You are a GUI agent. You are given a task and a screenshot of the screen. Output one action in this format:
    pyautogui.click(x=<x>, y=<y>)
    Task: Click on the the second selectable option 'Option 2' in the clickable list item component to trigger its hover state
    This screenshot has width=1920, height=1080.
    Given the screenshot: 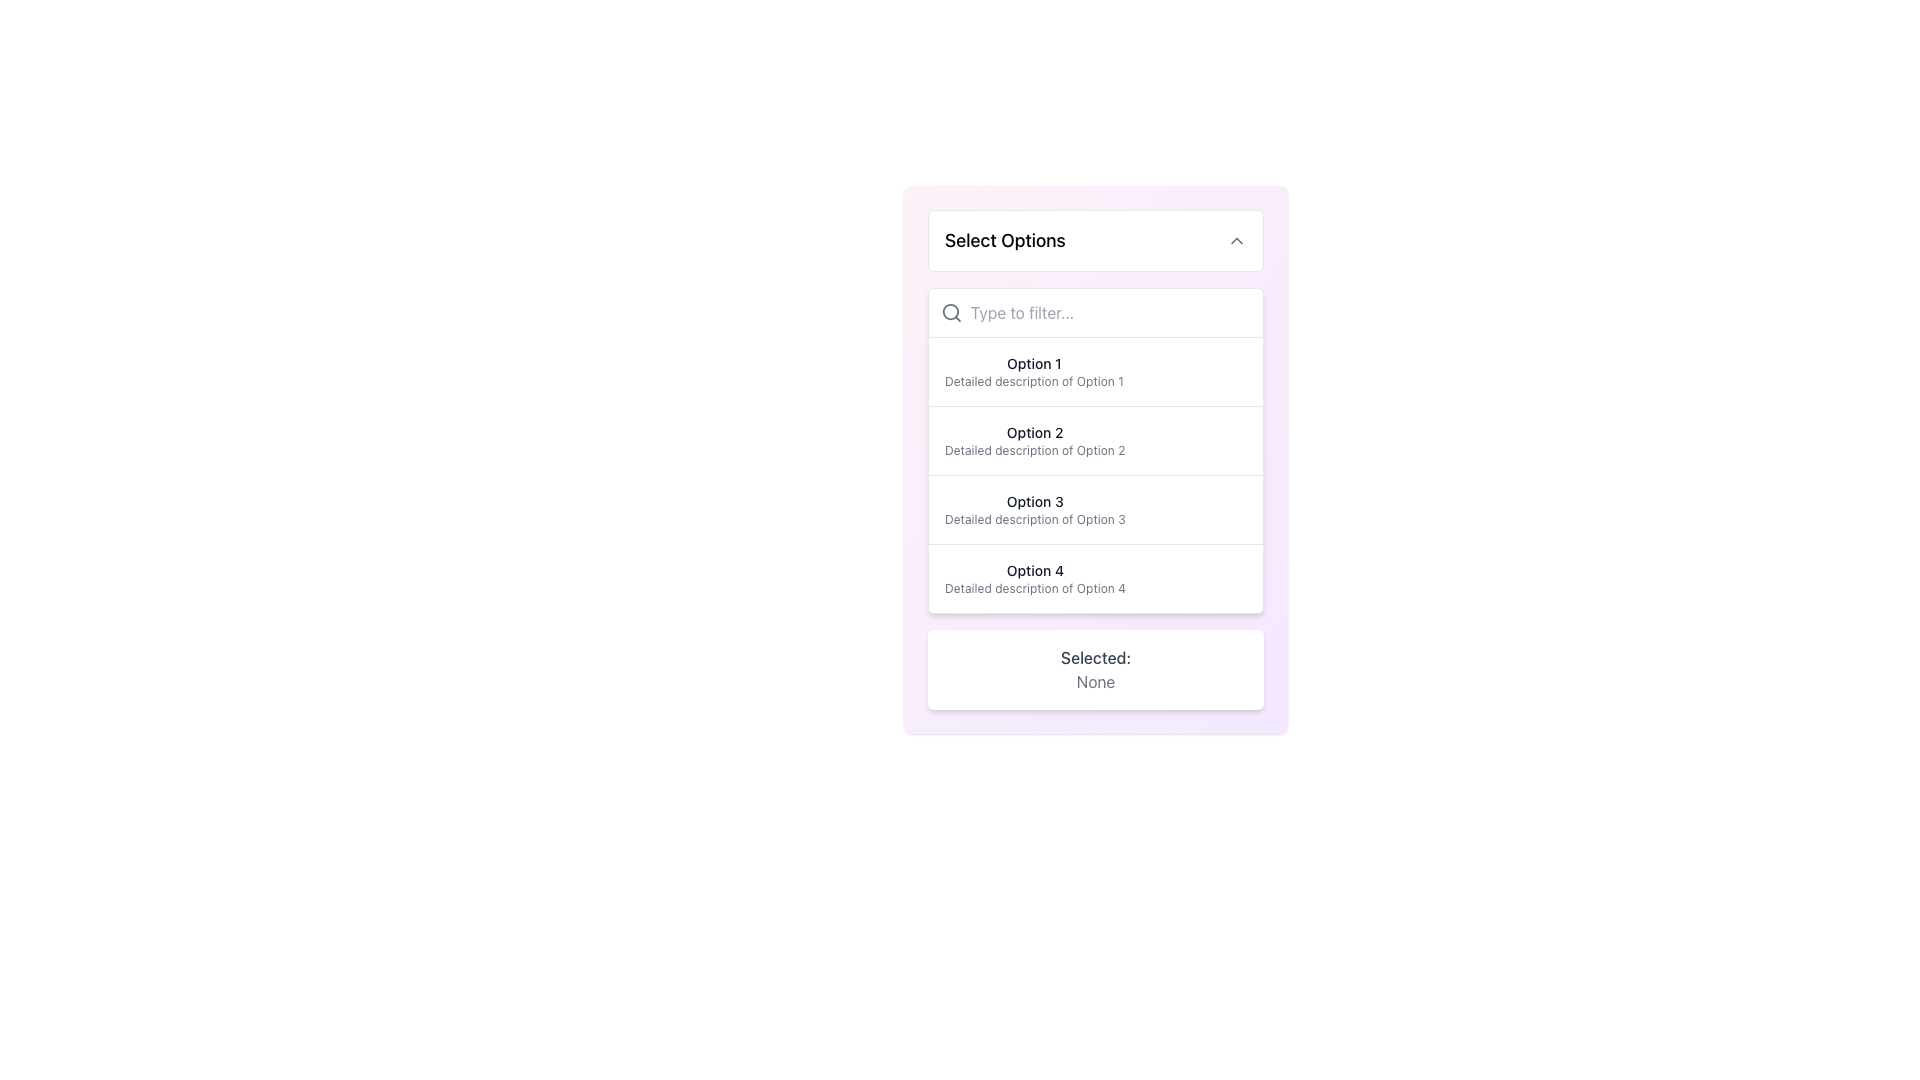 What is the action you would take?
    pyautogui.click(x=1094, y=438)
    